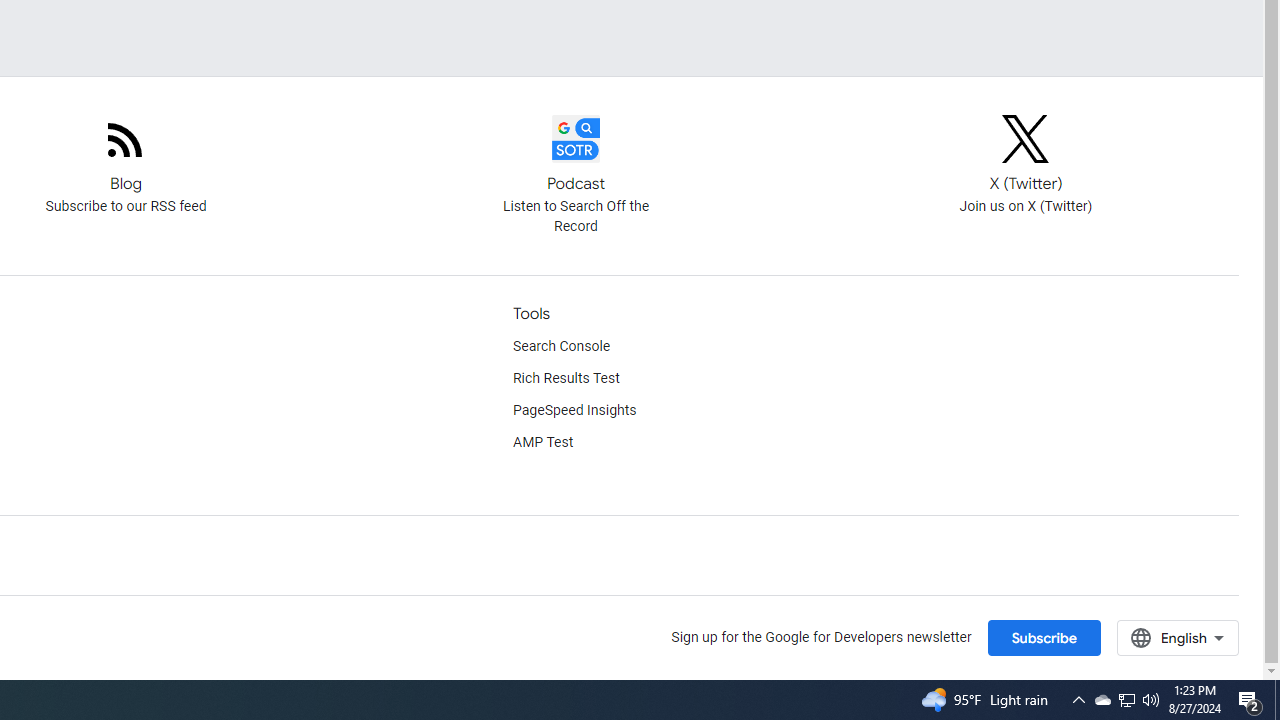 This screenshot has width=1280, height=720. Describe the element at coordinates (1177, 637) in the screenshot. I see `'English'` at that location.